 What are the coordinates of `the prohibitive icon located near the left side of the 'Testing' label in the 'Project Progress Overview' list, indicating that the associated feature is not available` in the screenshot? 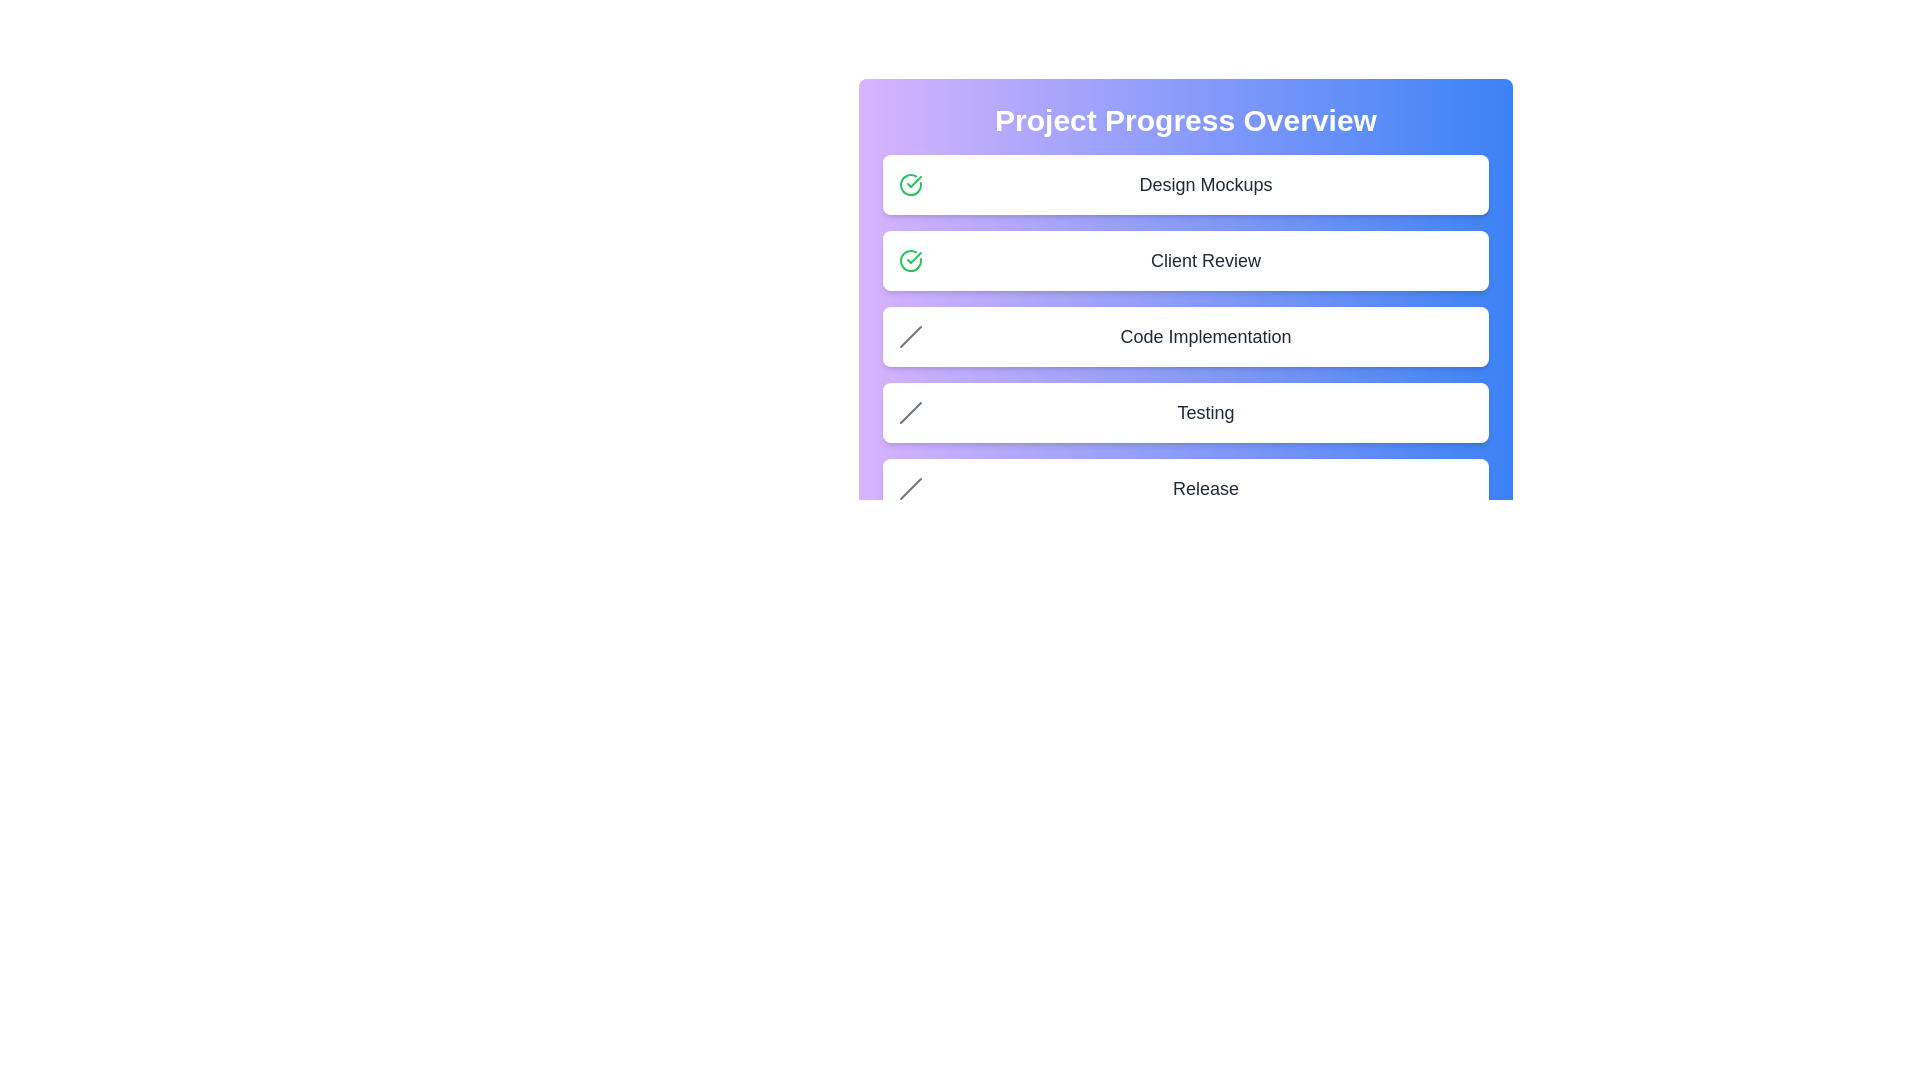 It's located at (910, 411).